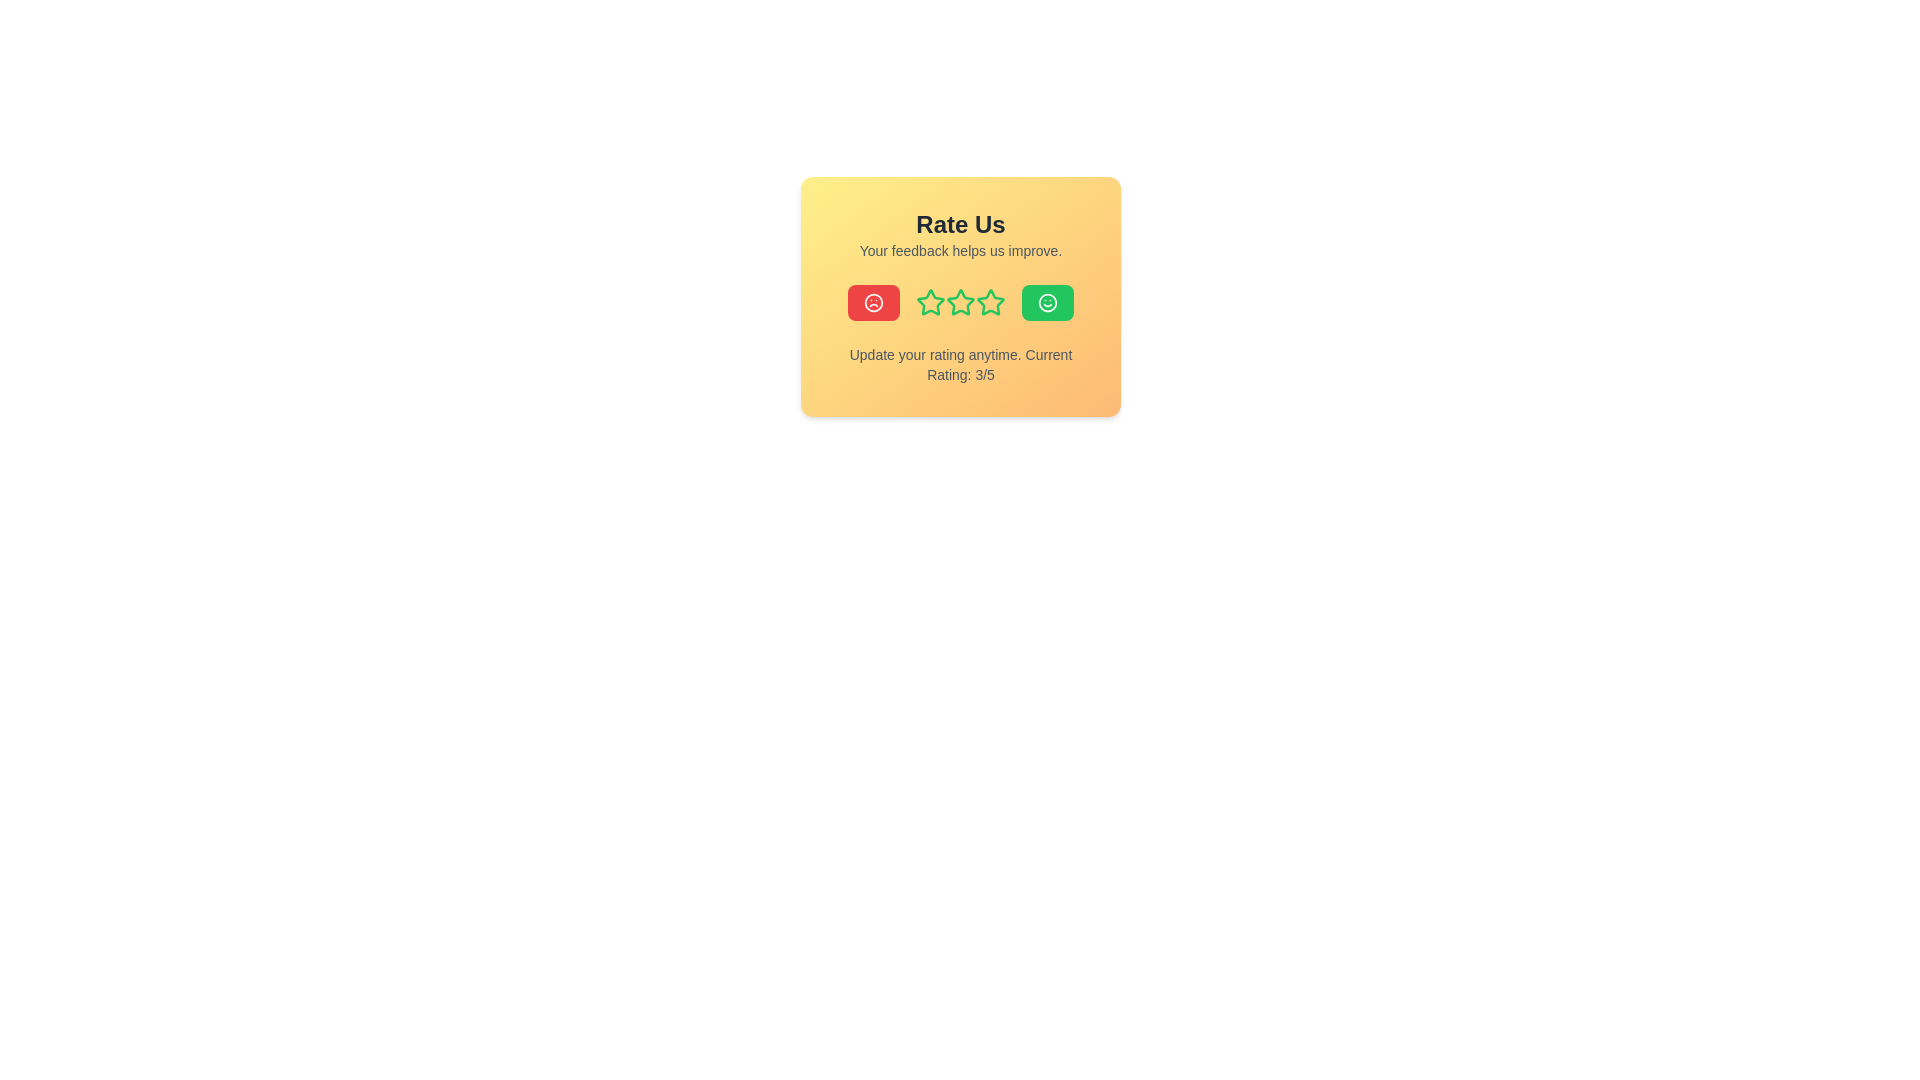  I want to click on the leftmost feedback button located under the 'Rate Us' heading, so click(873, 303).